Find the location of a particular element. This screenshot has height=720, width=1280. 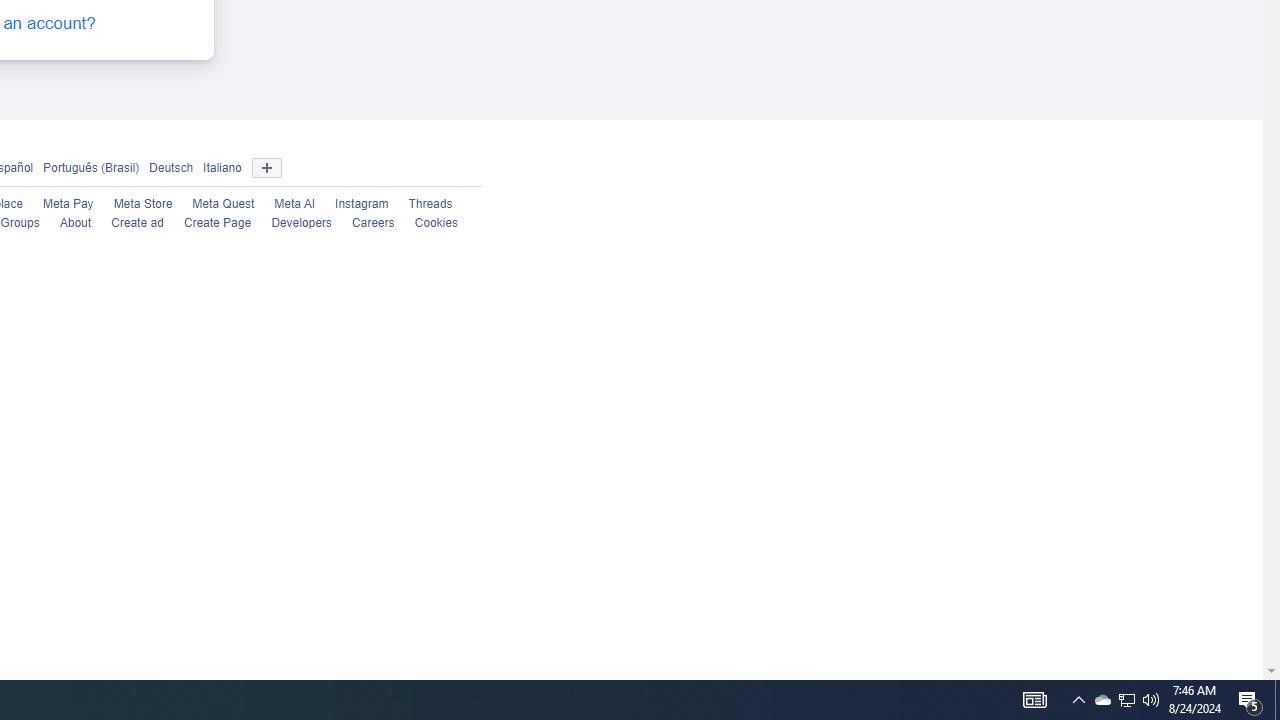

'Developers' is located at coordinates (300, 223).